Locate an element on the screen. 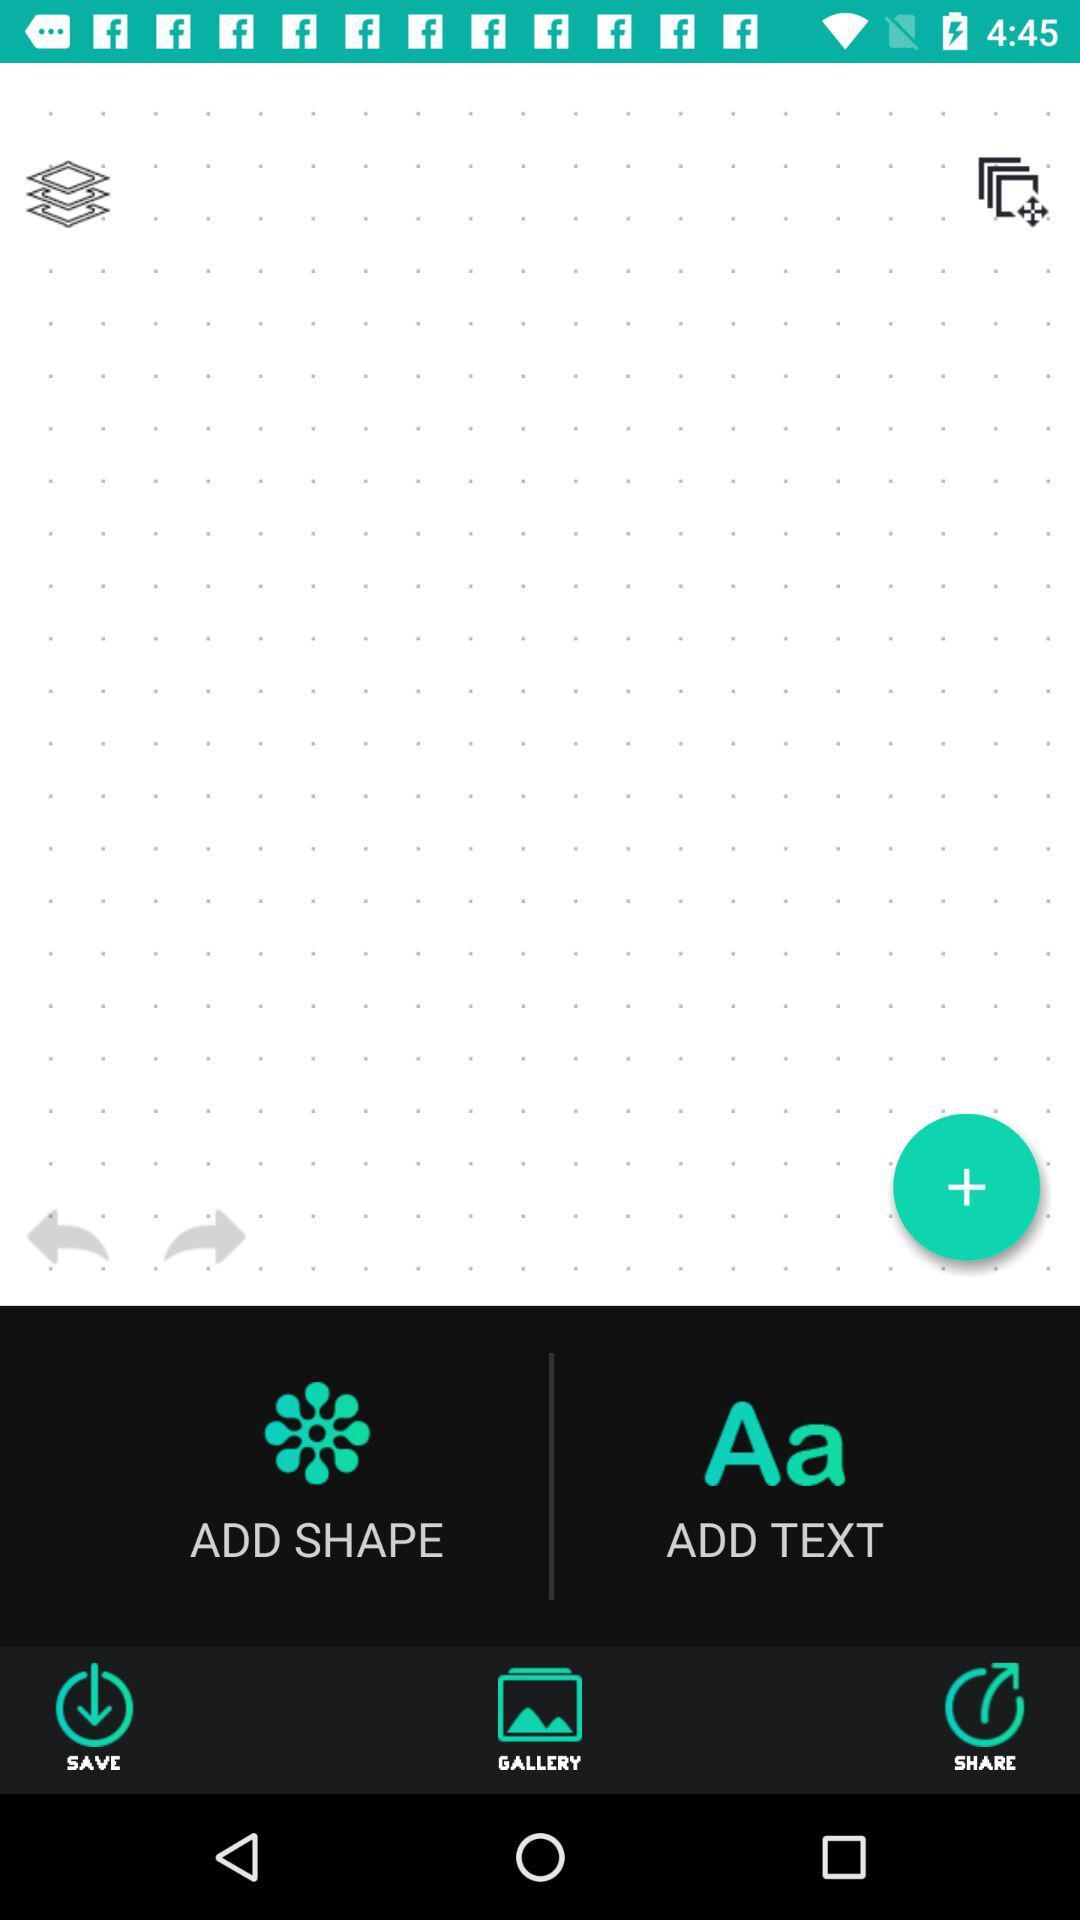  go back is located at coordinates (67, 1236).